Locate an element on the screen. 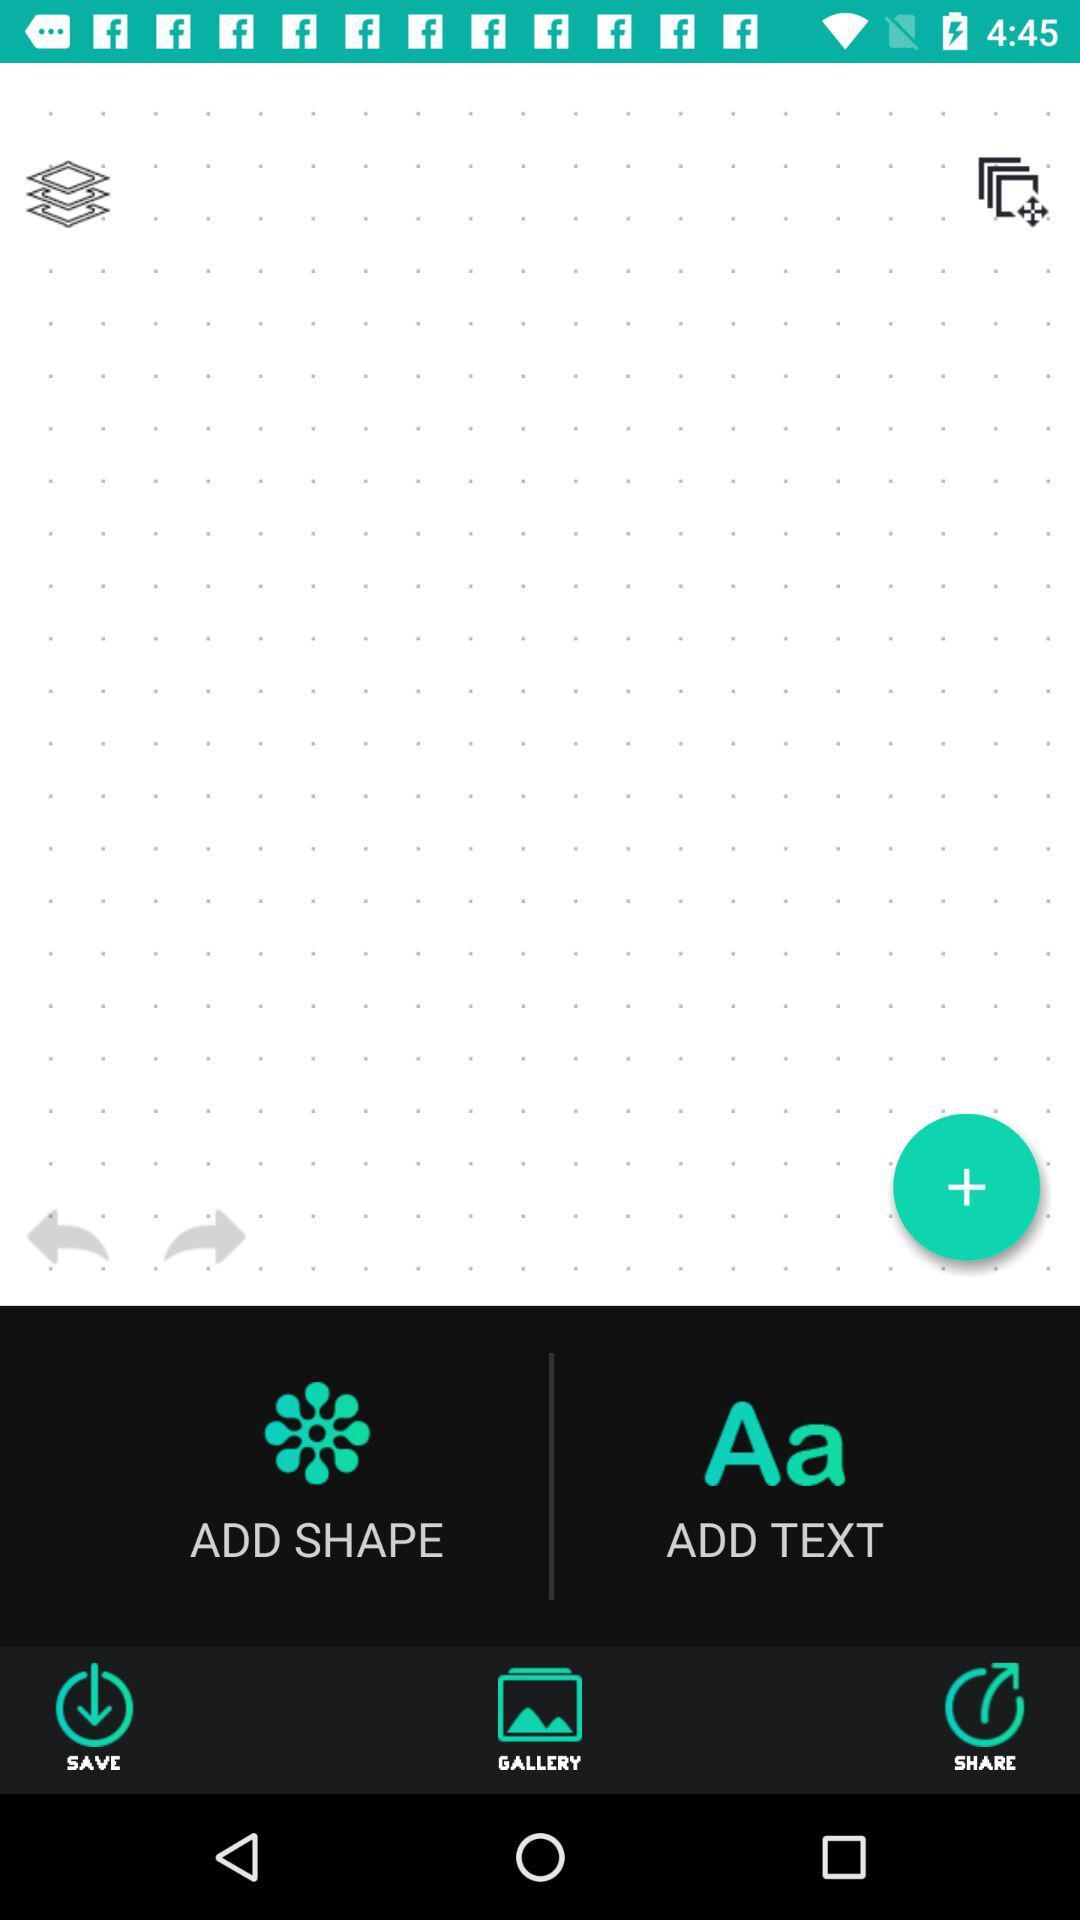  go back is located at coordinates (67, 1236).